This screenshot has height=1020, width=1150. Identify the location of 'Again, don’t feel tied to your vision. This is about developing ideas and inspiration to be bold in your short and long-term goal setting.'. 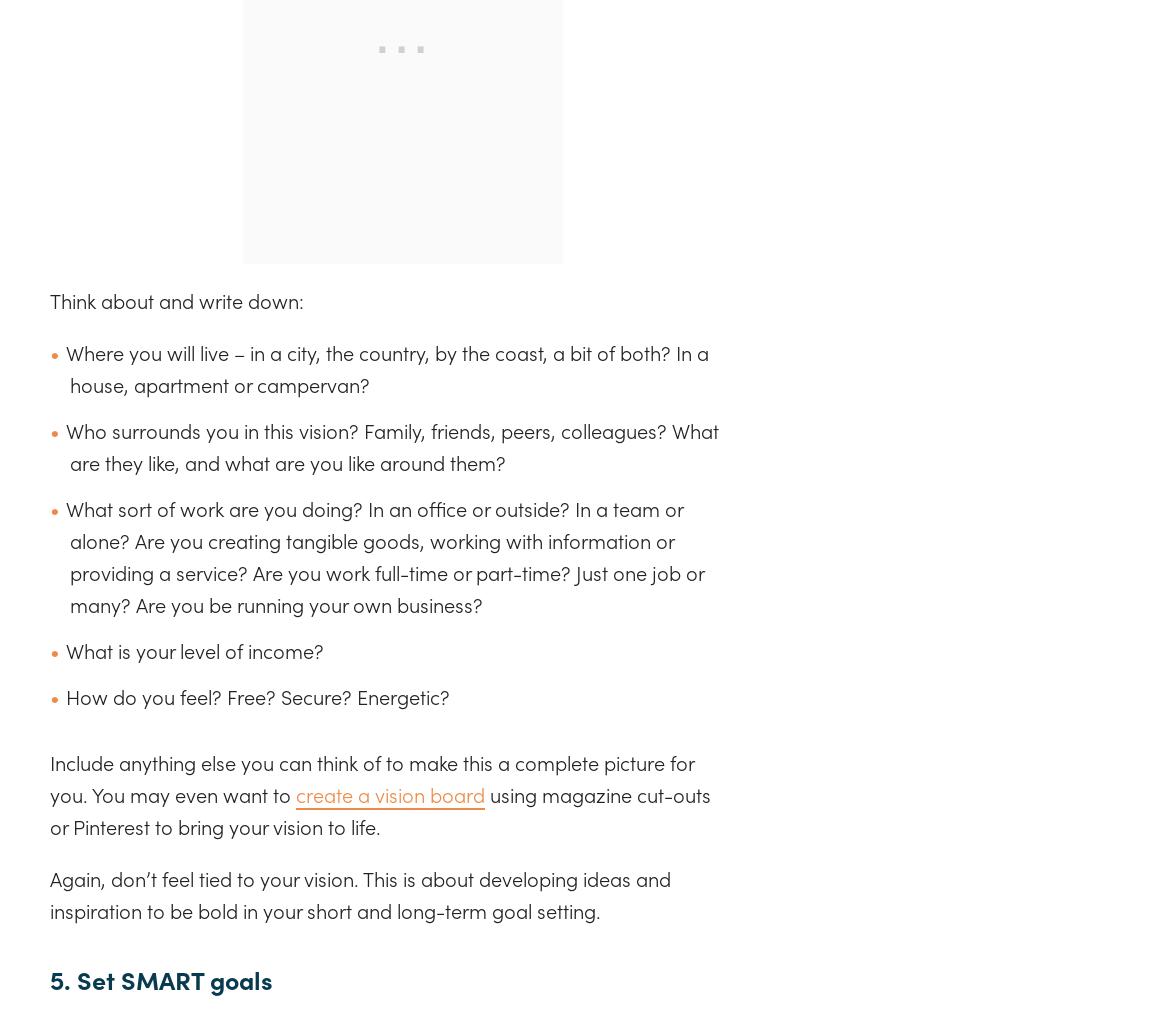
(49, 894).